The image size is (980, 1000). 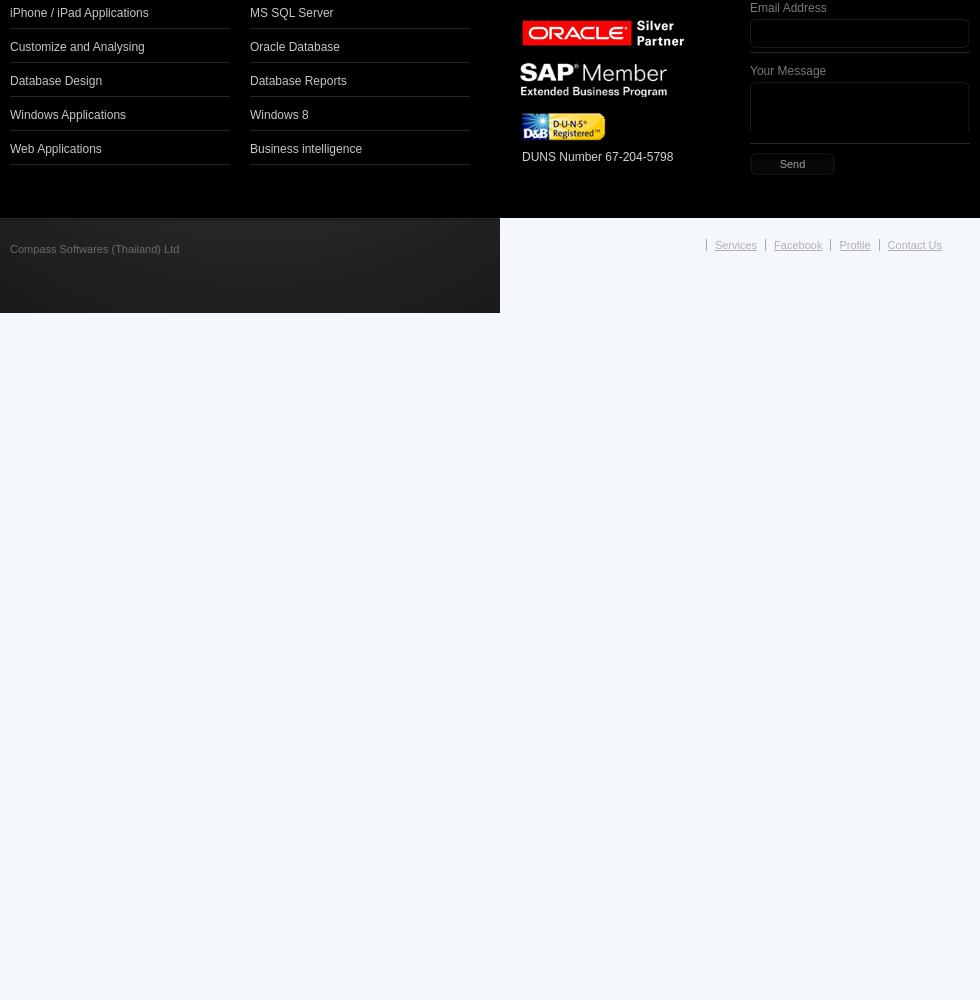 I want to click on 'Business intelligence', so click(x=305, y=148).